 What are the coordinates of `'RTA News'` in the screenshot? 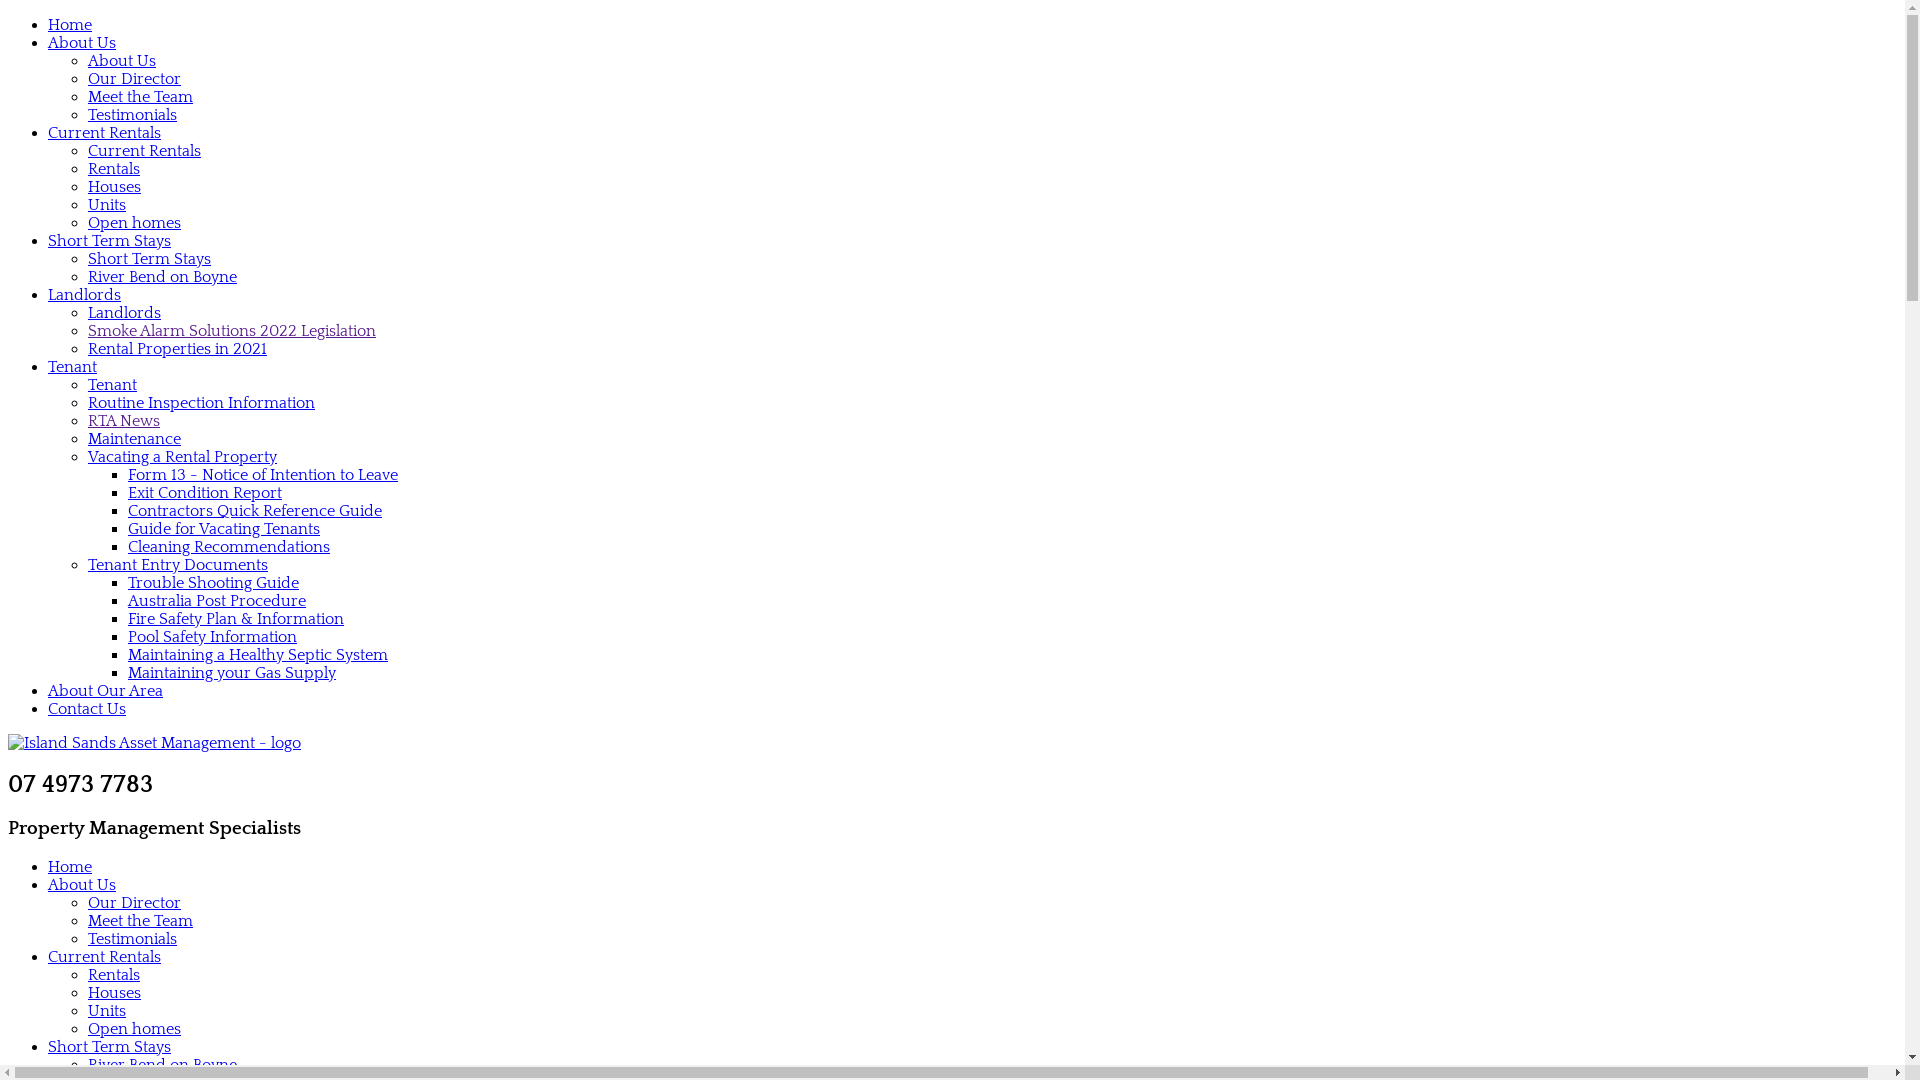 It's located at (123, 419).